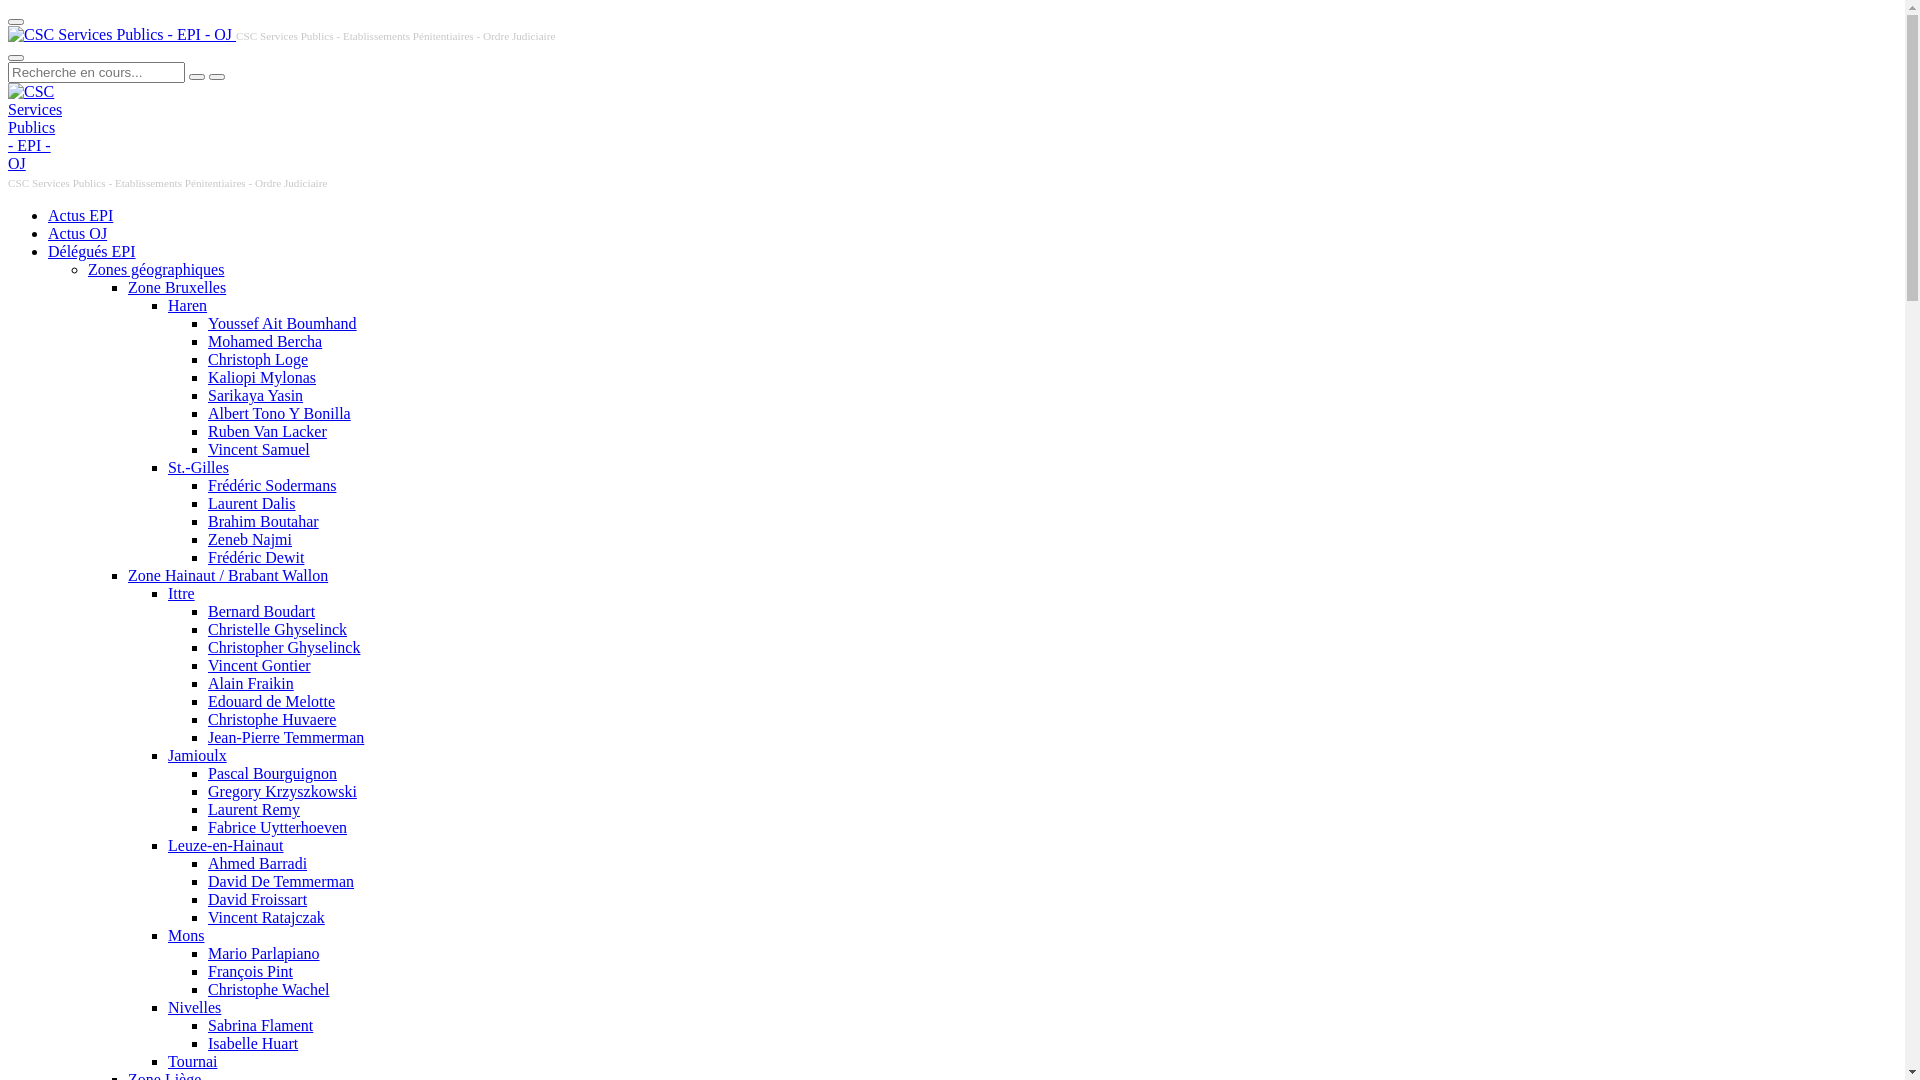  What do you see at coordinates (207, 988) in the screenshot?
I see `'Christophe Wachel'` at bounding box center [207, 988].